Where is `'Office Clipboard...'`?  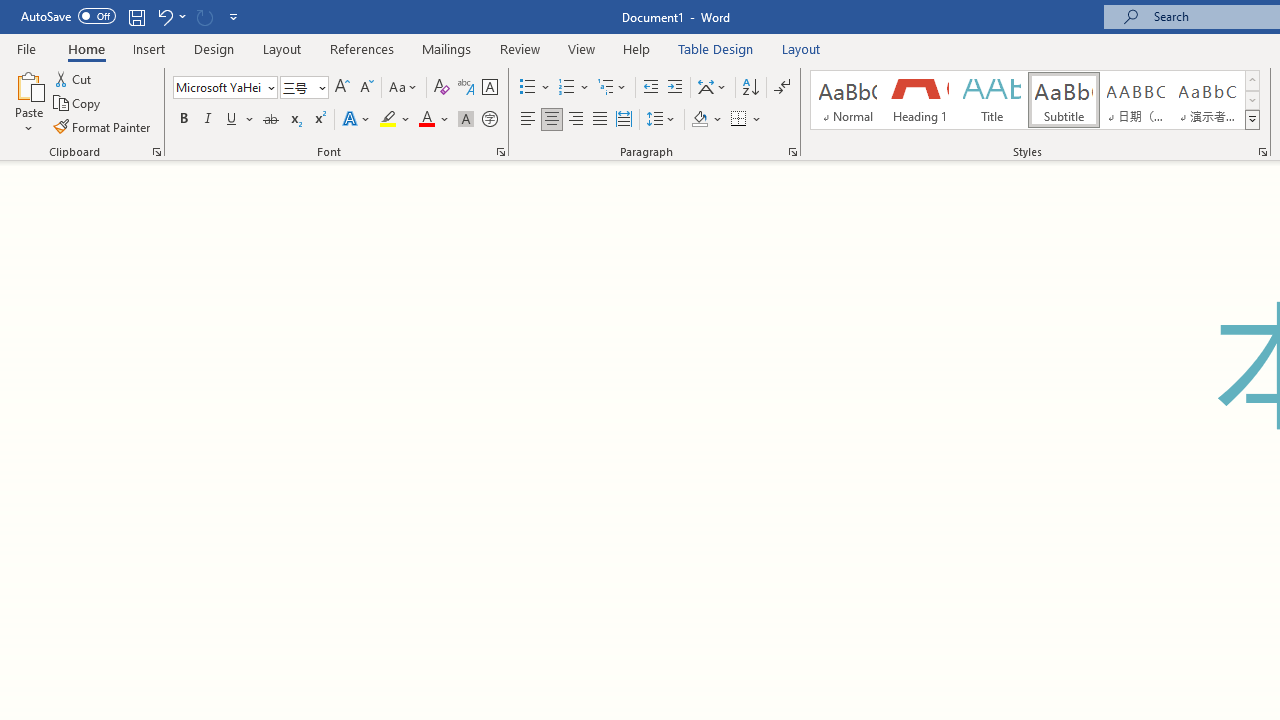 'Office Clipboard...' is located at coordinates (155, 150).